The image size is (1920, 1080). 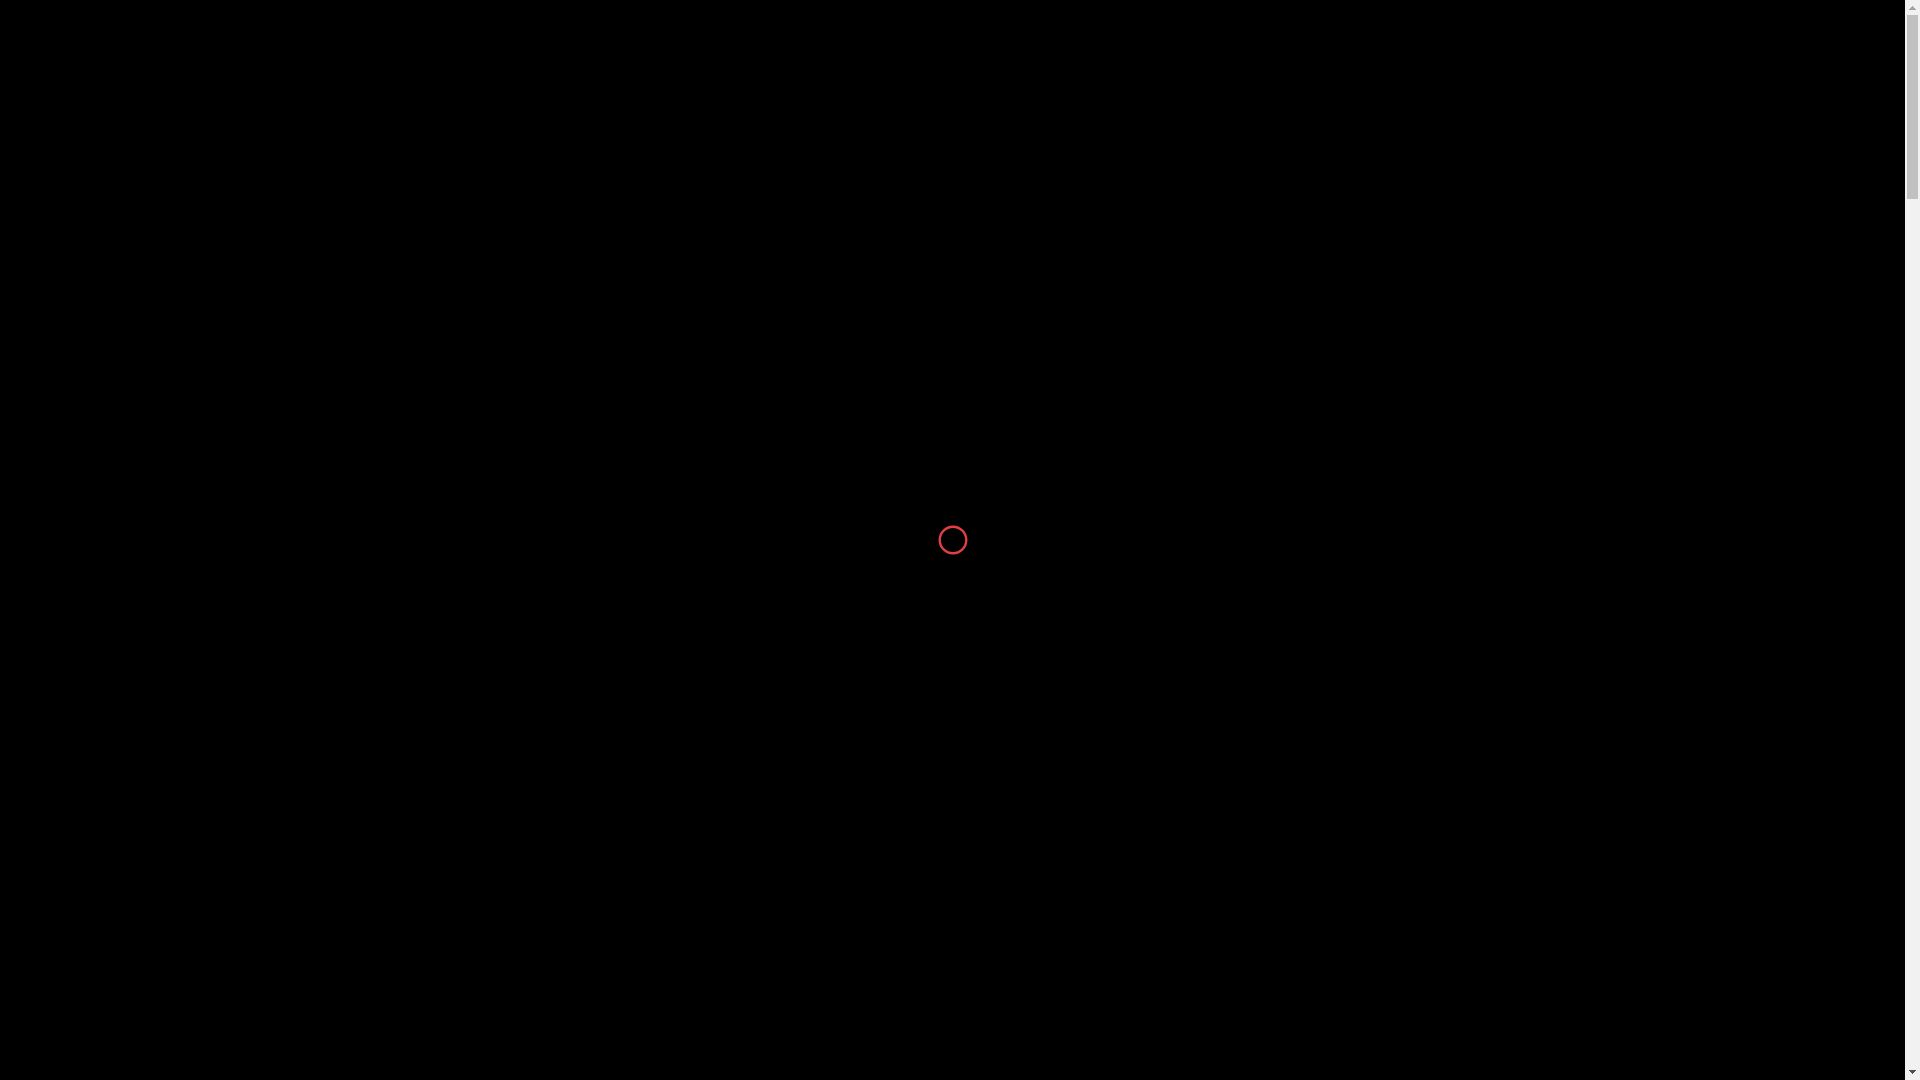 What do you see at coordinates (1818, 67) in the screenshot?
I see `'0'` at bounding box center [1818, 67].